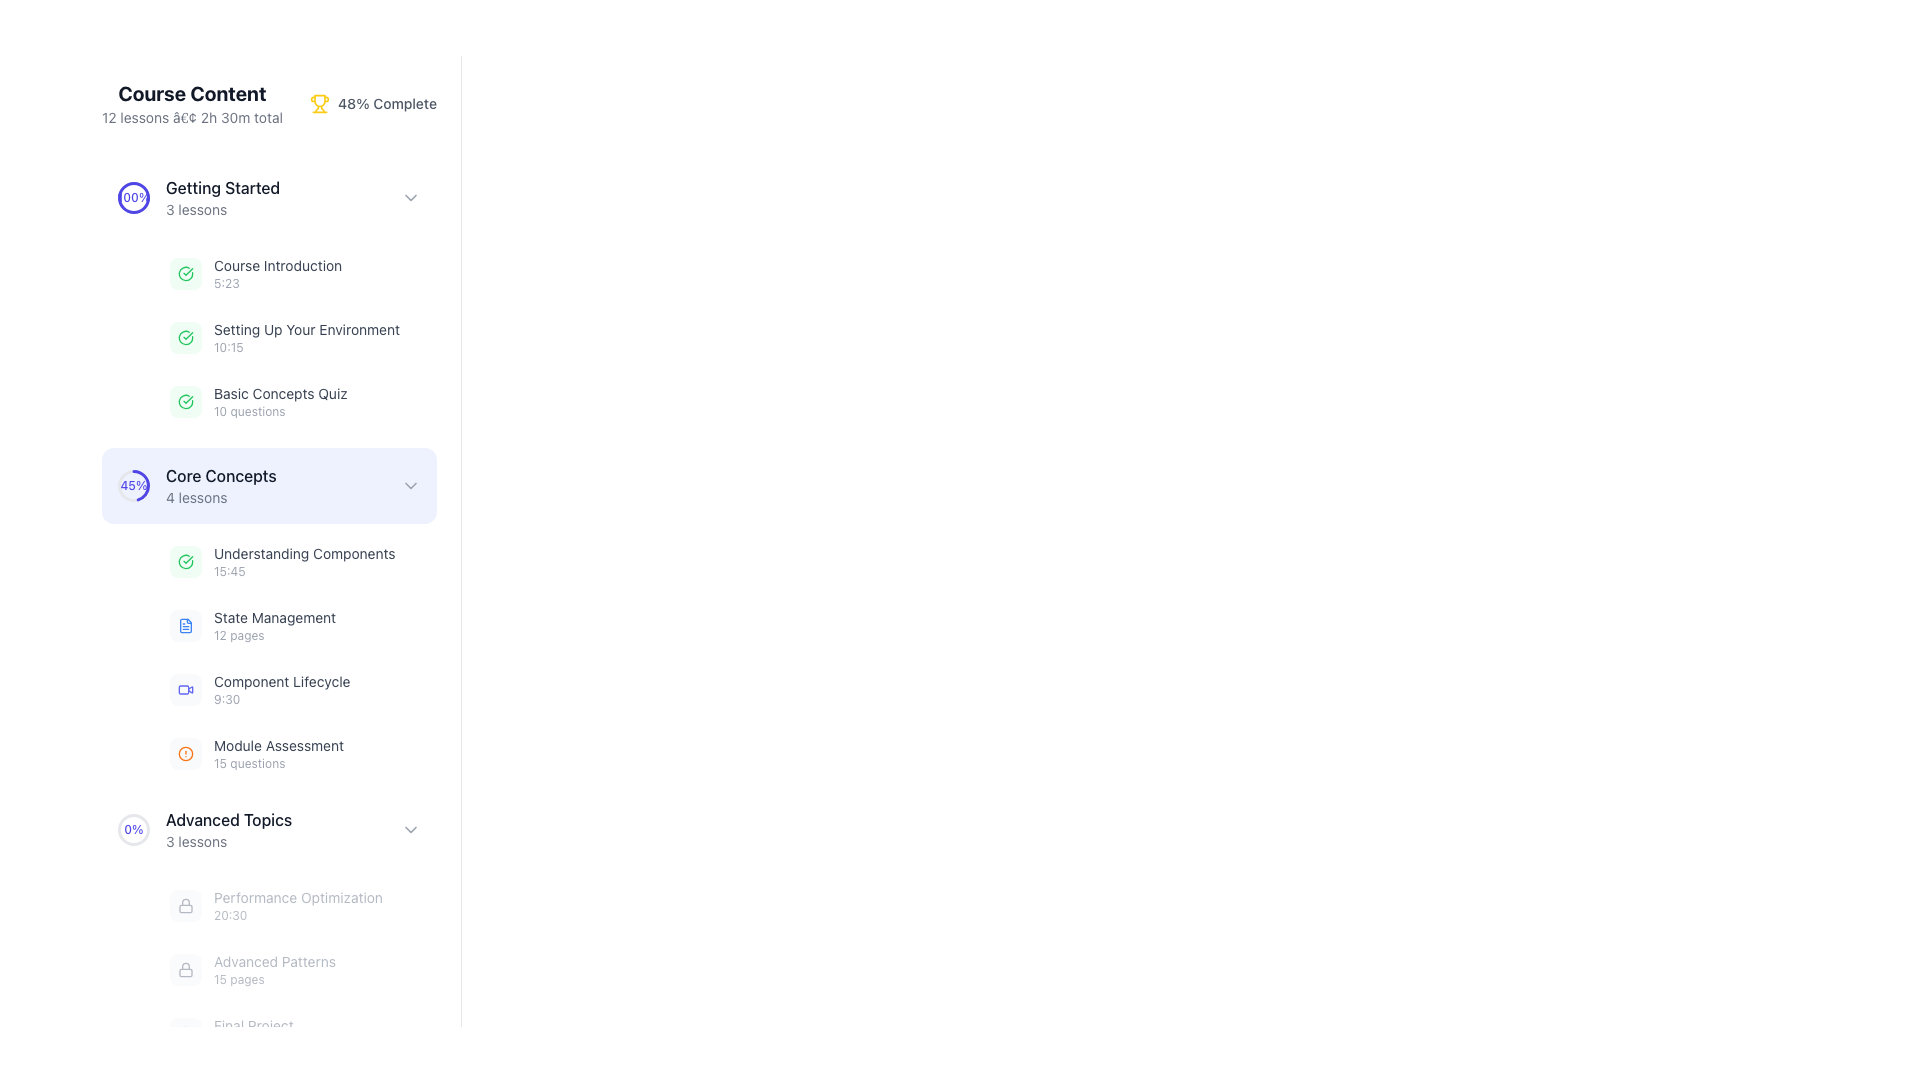 This screenshot has width=1920, height=1080. What do you see at coordinates (268, 197) in the screenshot?
I see `the Interactive section header titled 'Getting Started'` at bounding box center [268, 197].